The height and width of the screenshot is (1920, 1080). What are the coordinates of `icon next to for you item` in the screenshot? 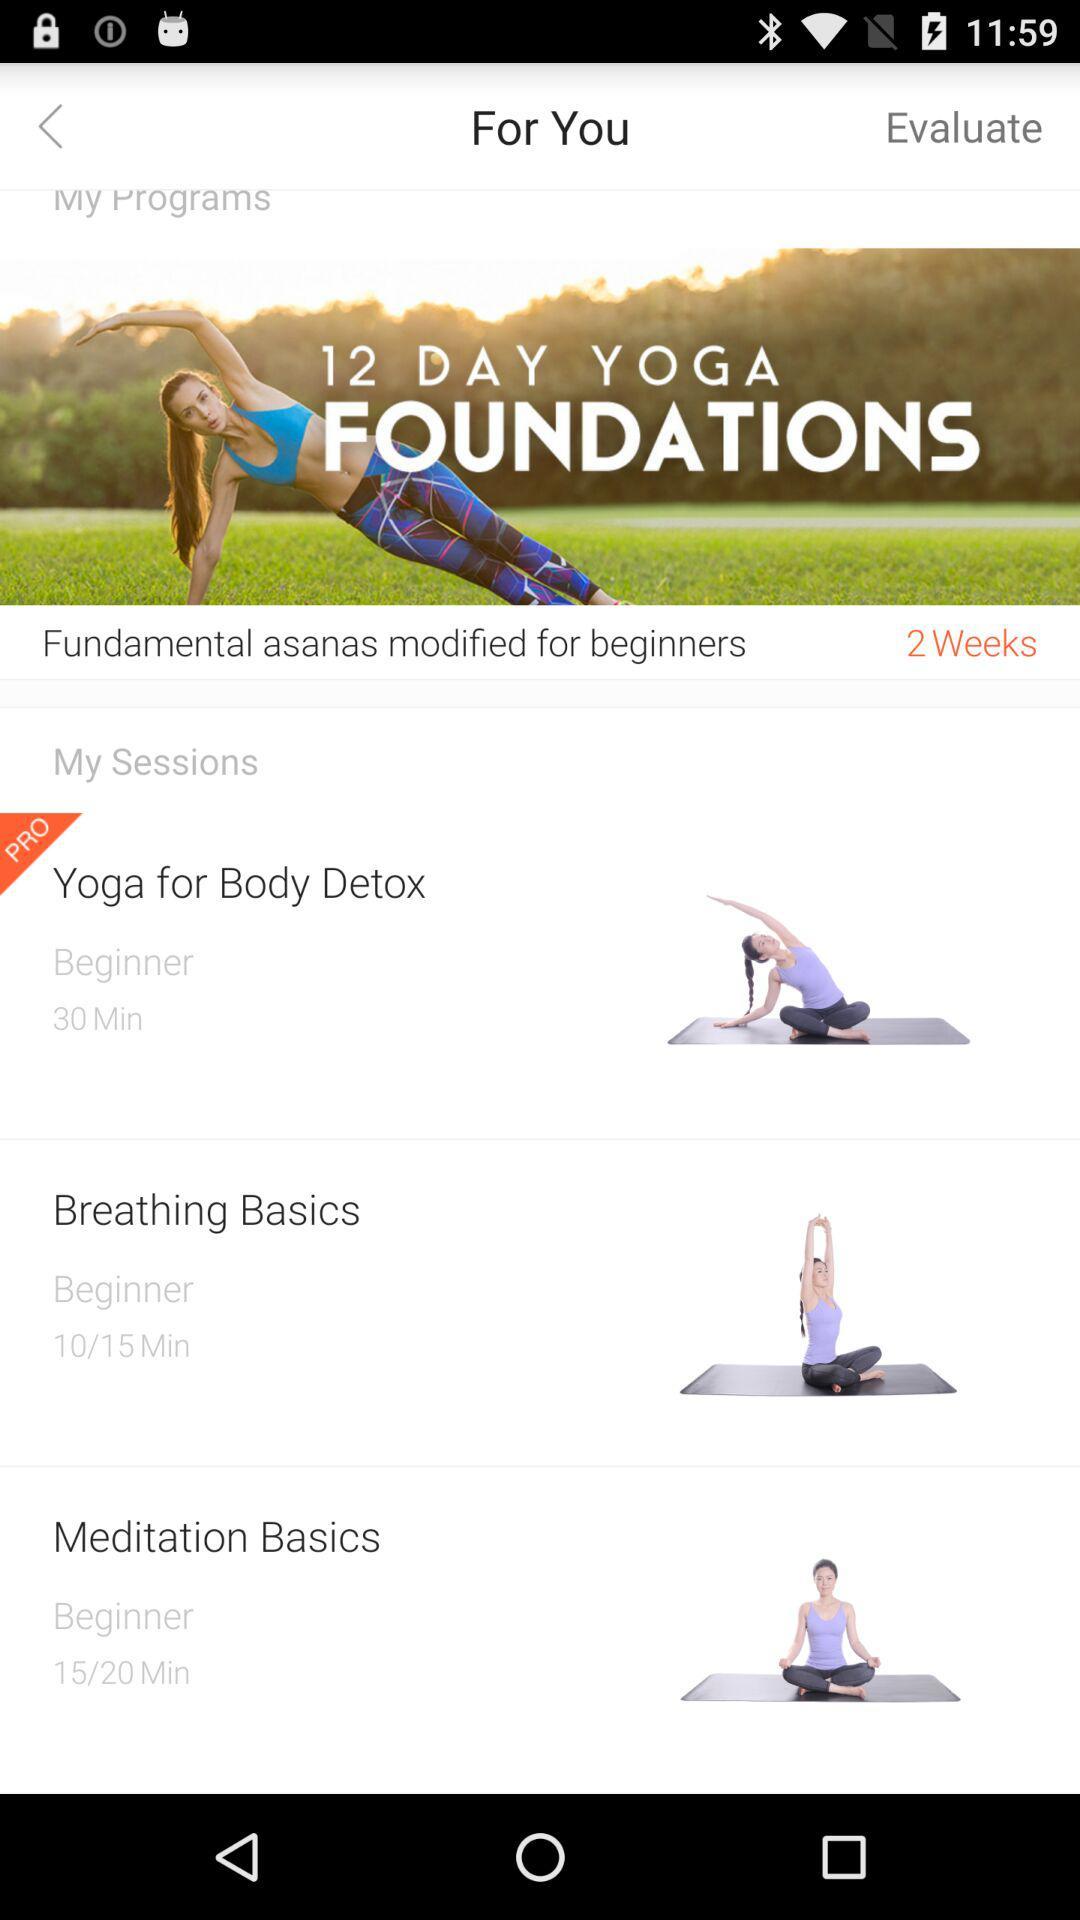 It's located at (61, 124).